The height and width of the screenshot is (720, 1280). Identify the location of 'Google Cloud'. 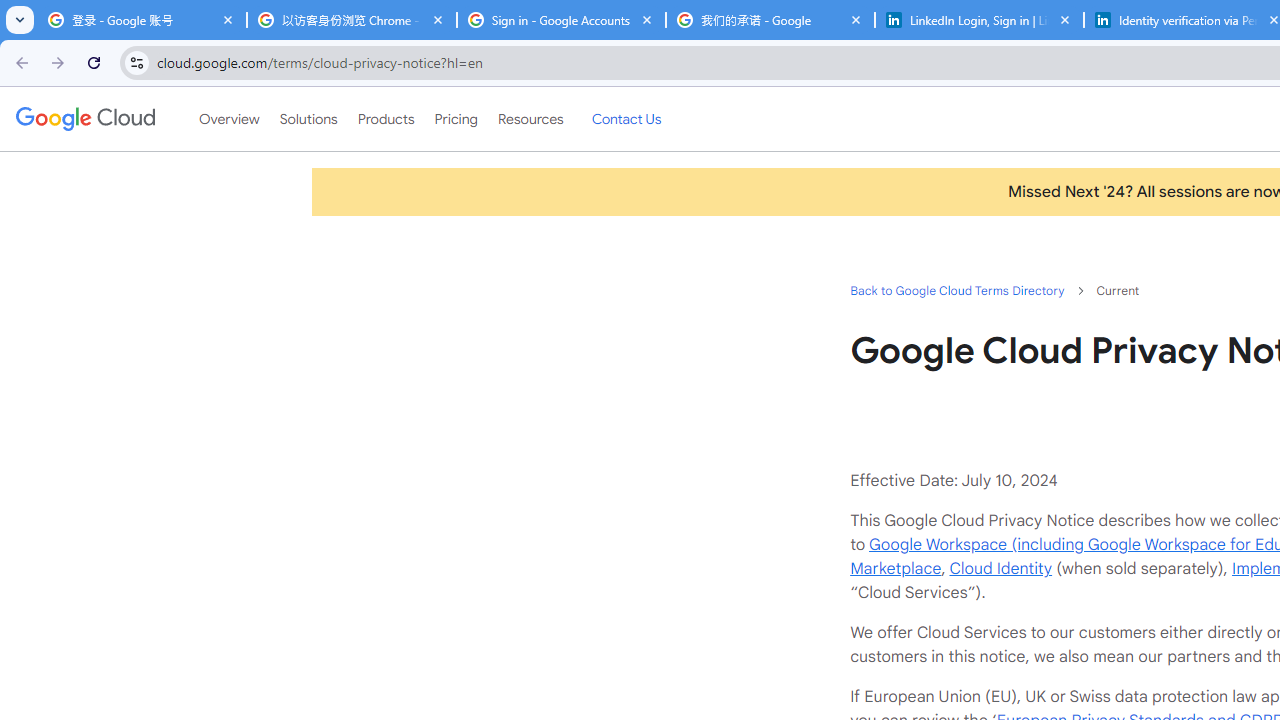
(84, 119).